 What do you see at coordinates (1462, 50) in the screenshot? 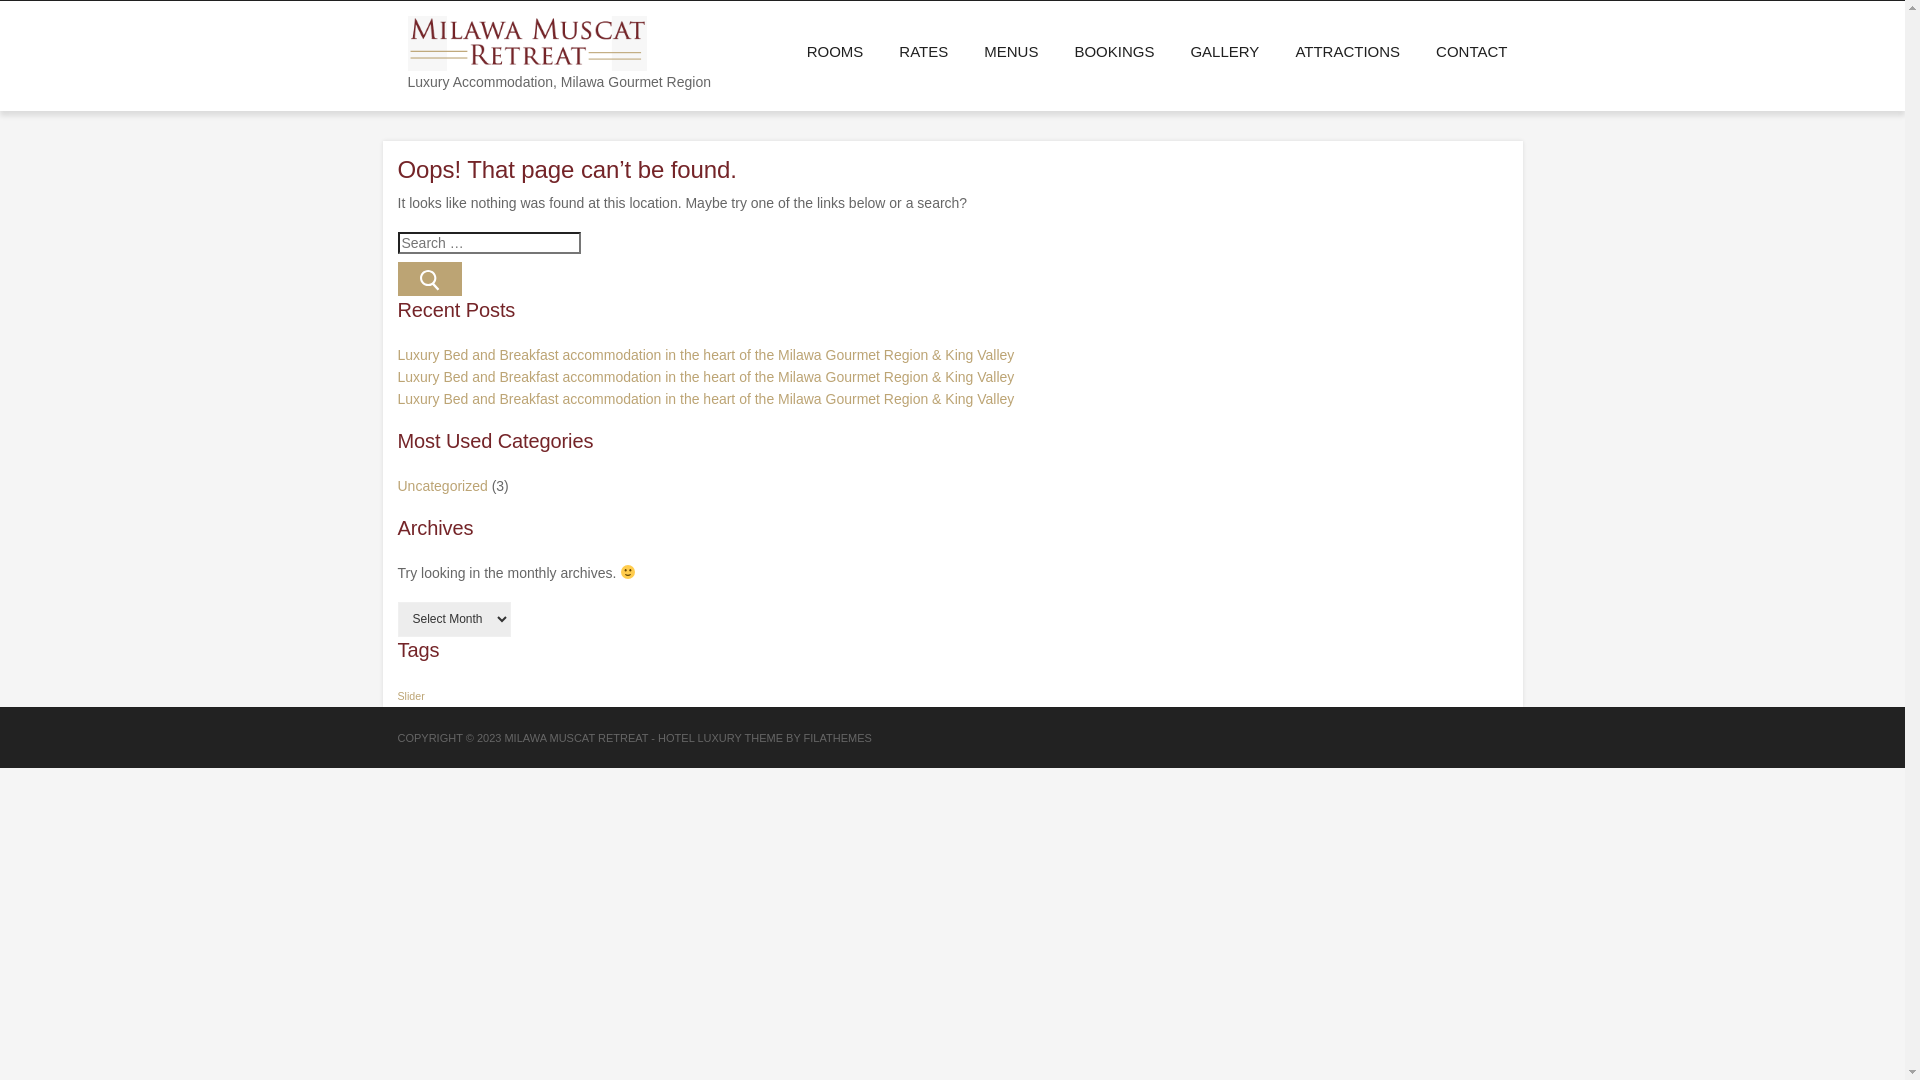
I see `'CONTACT'` at bounding box center [1462, 50].